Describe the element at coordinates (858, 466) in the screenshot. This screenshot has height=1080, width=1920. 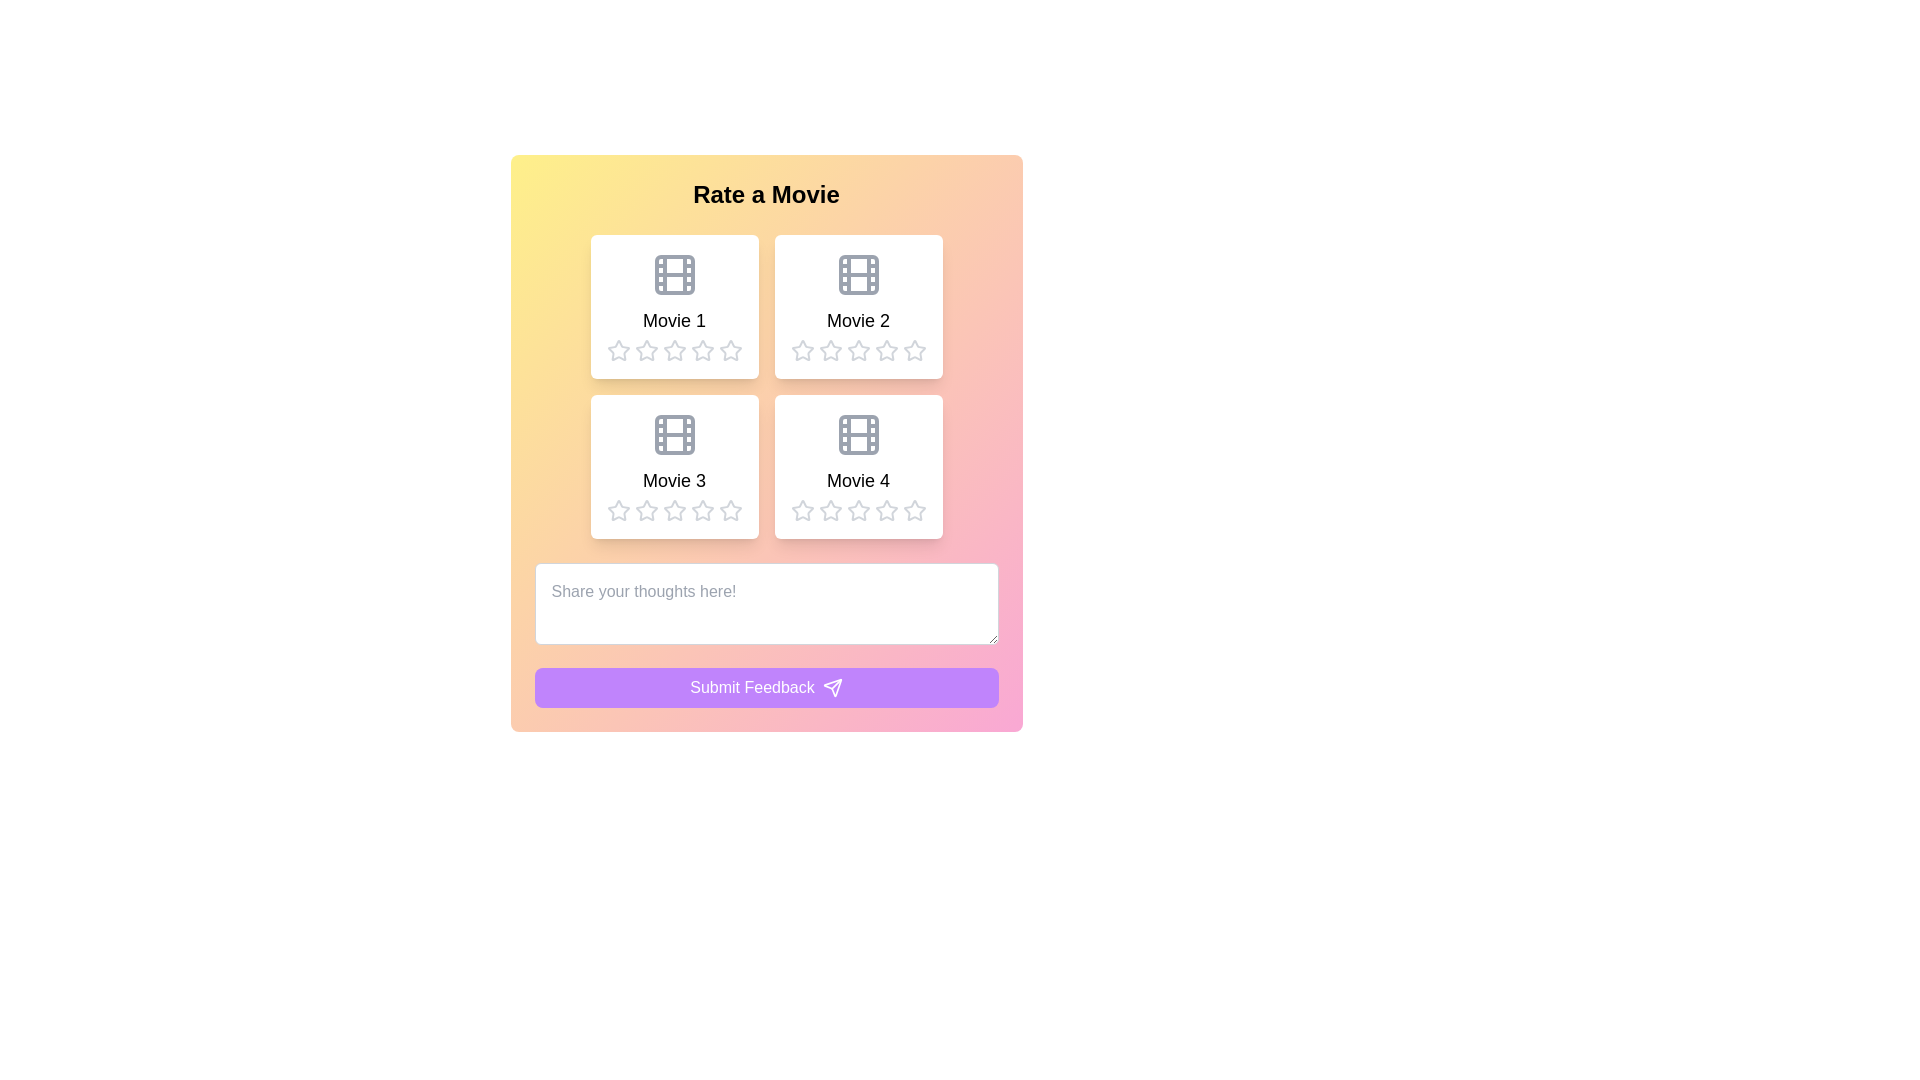
I see `the movie card in the bottom-right slot of the 2x2 grid` at that location.